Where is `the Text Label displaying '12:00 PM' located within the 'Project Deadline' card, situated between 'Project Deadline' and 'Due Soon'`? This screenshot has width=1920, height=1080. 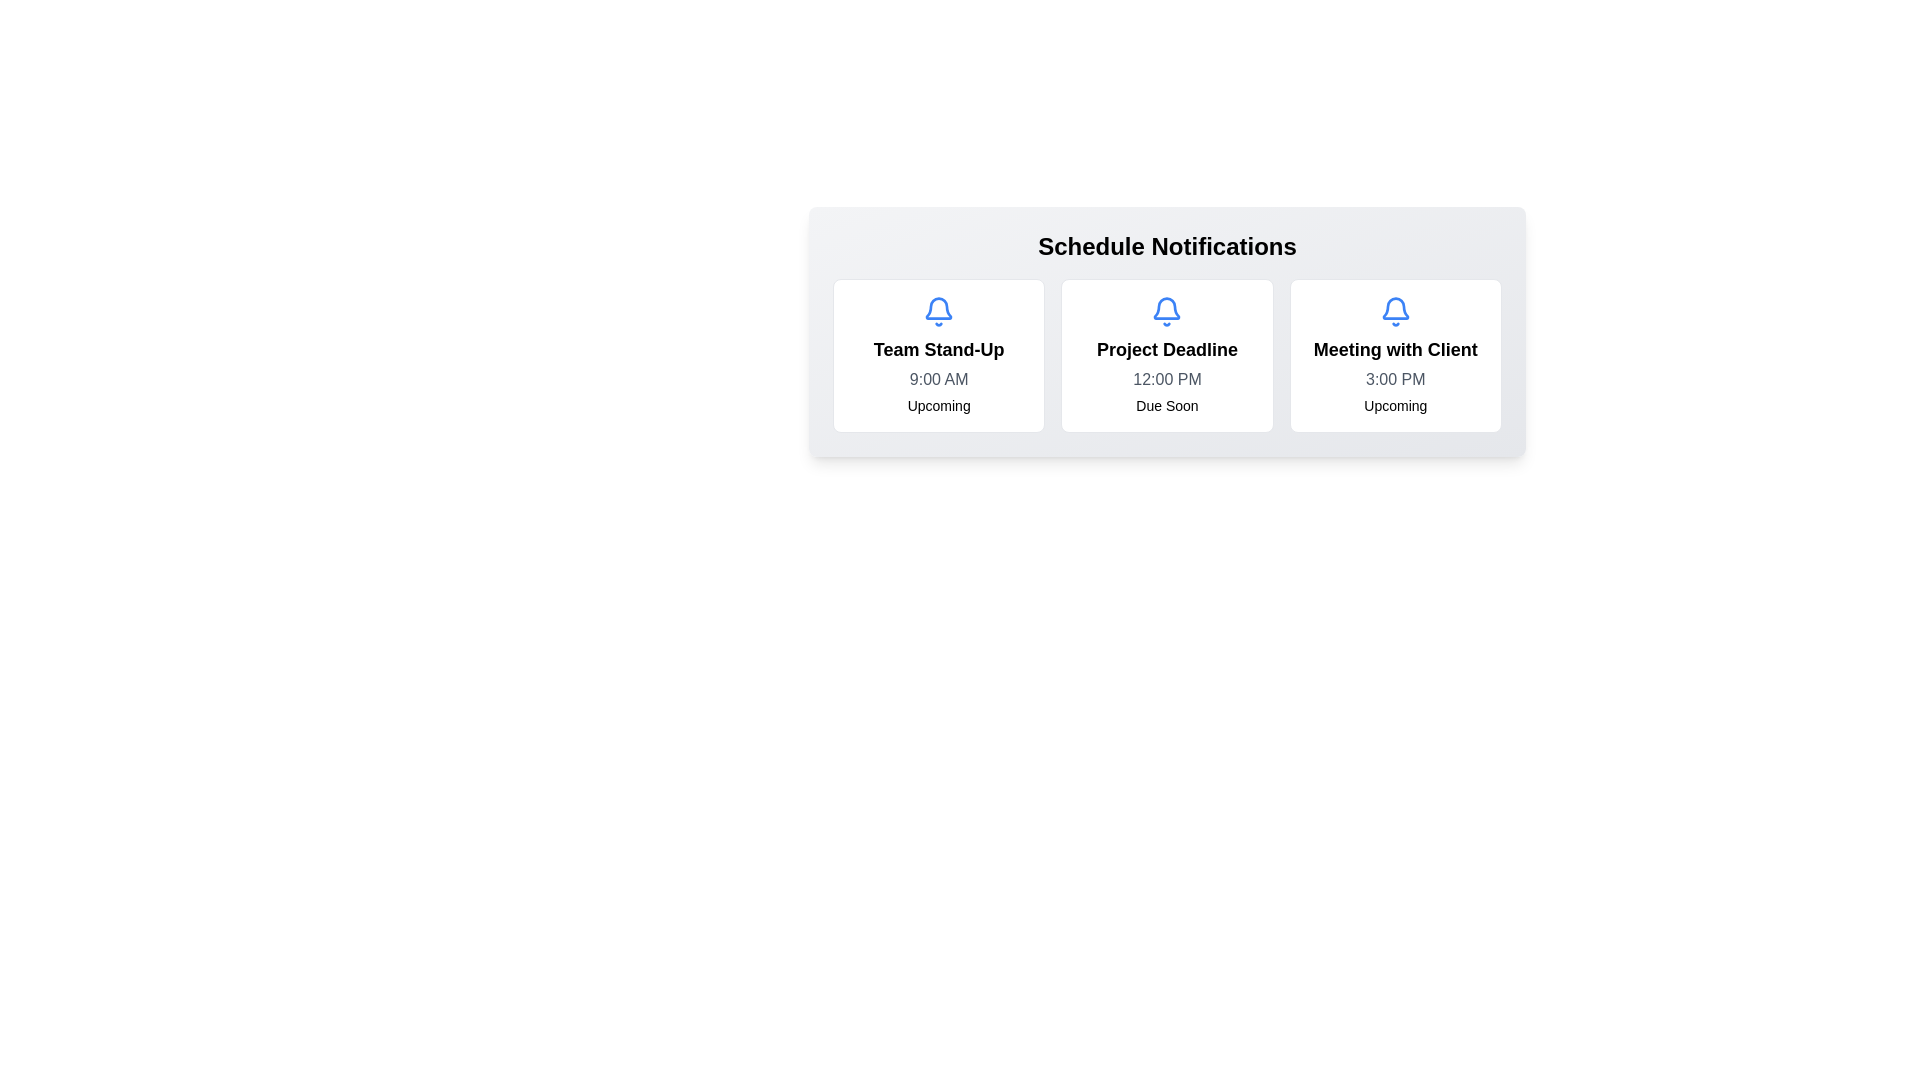
the Text Label displaying '12:00 PM' located within the 'Project Deadline' card, situated between 'Project Deadline' and 'Due Soon' is located at coordinates (1167, 380).